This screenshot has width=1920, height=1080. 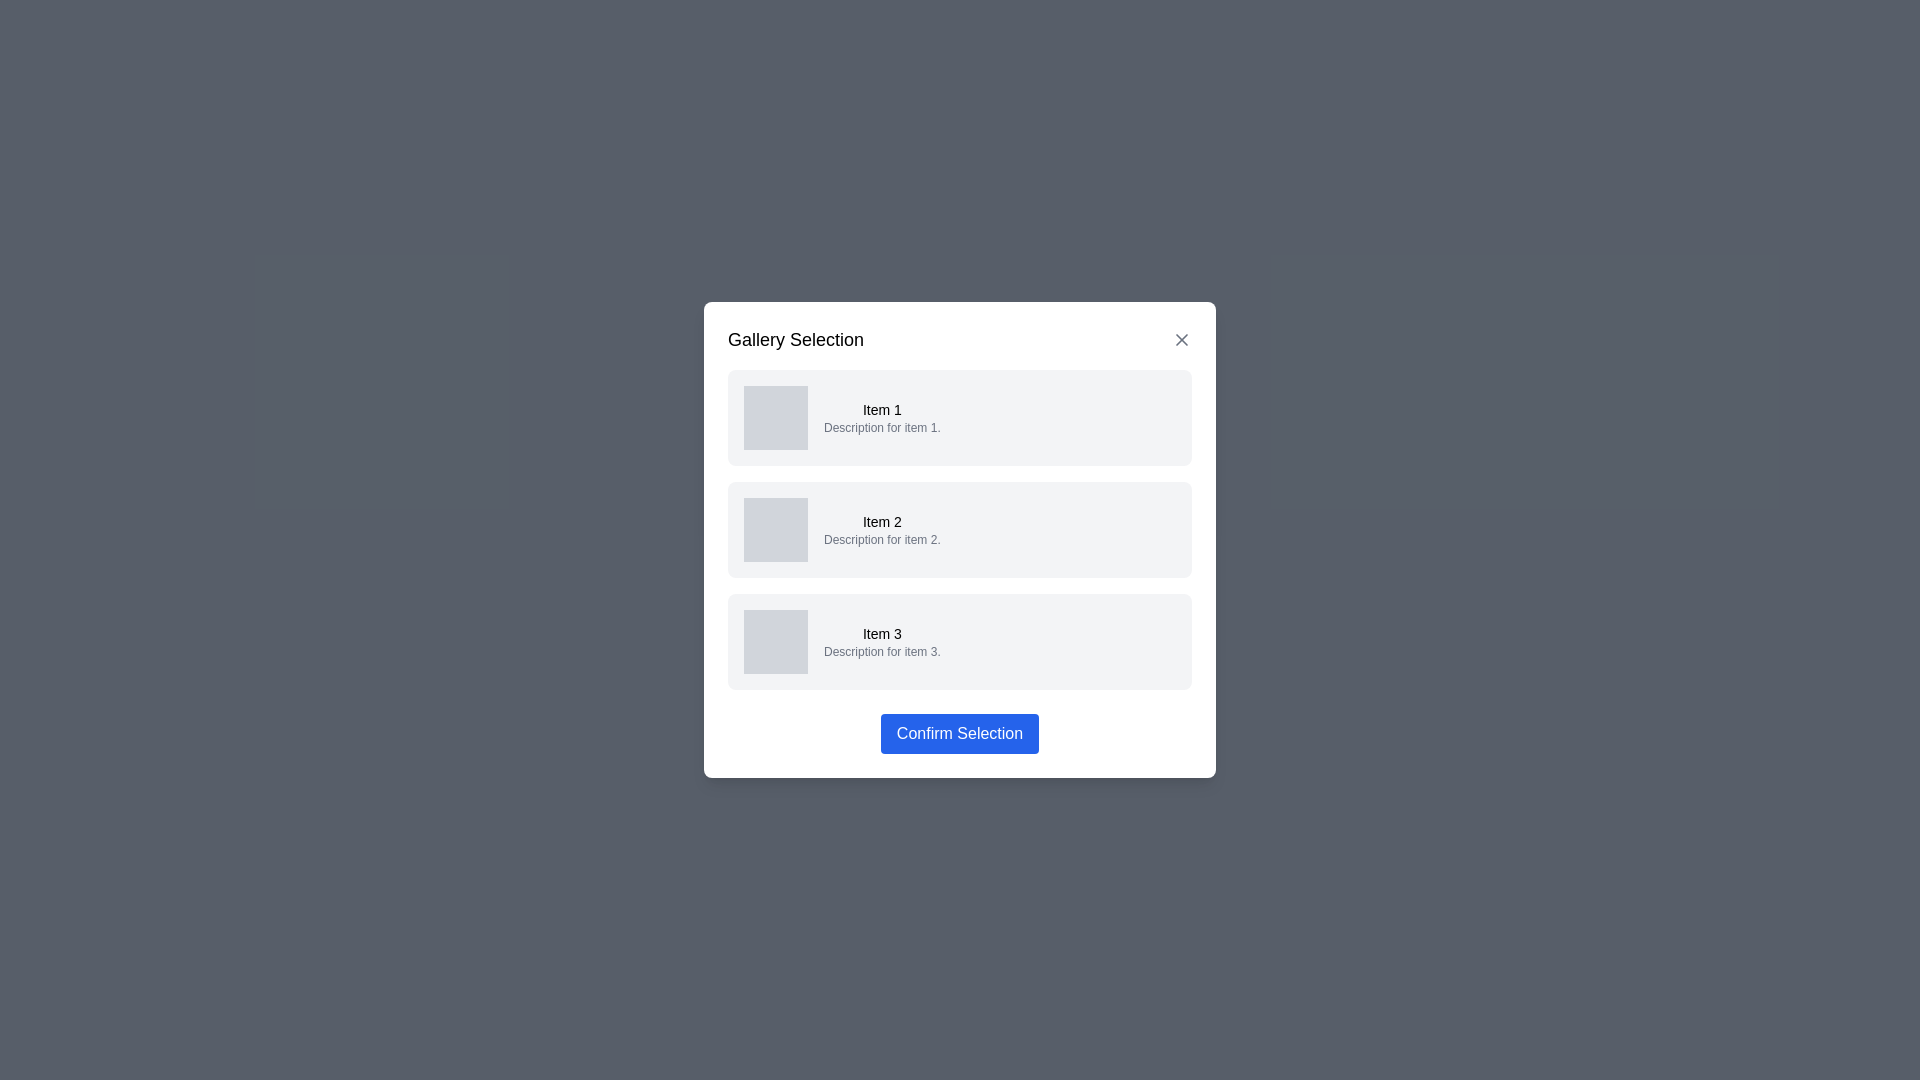 I want to click on the first list item in the 'Gallery Selection' modal, which has a gray background, rounded corners, and contains the title 'Item 1' and description 'Description for item 1.', so click(x=960, y=416).